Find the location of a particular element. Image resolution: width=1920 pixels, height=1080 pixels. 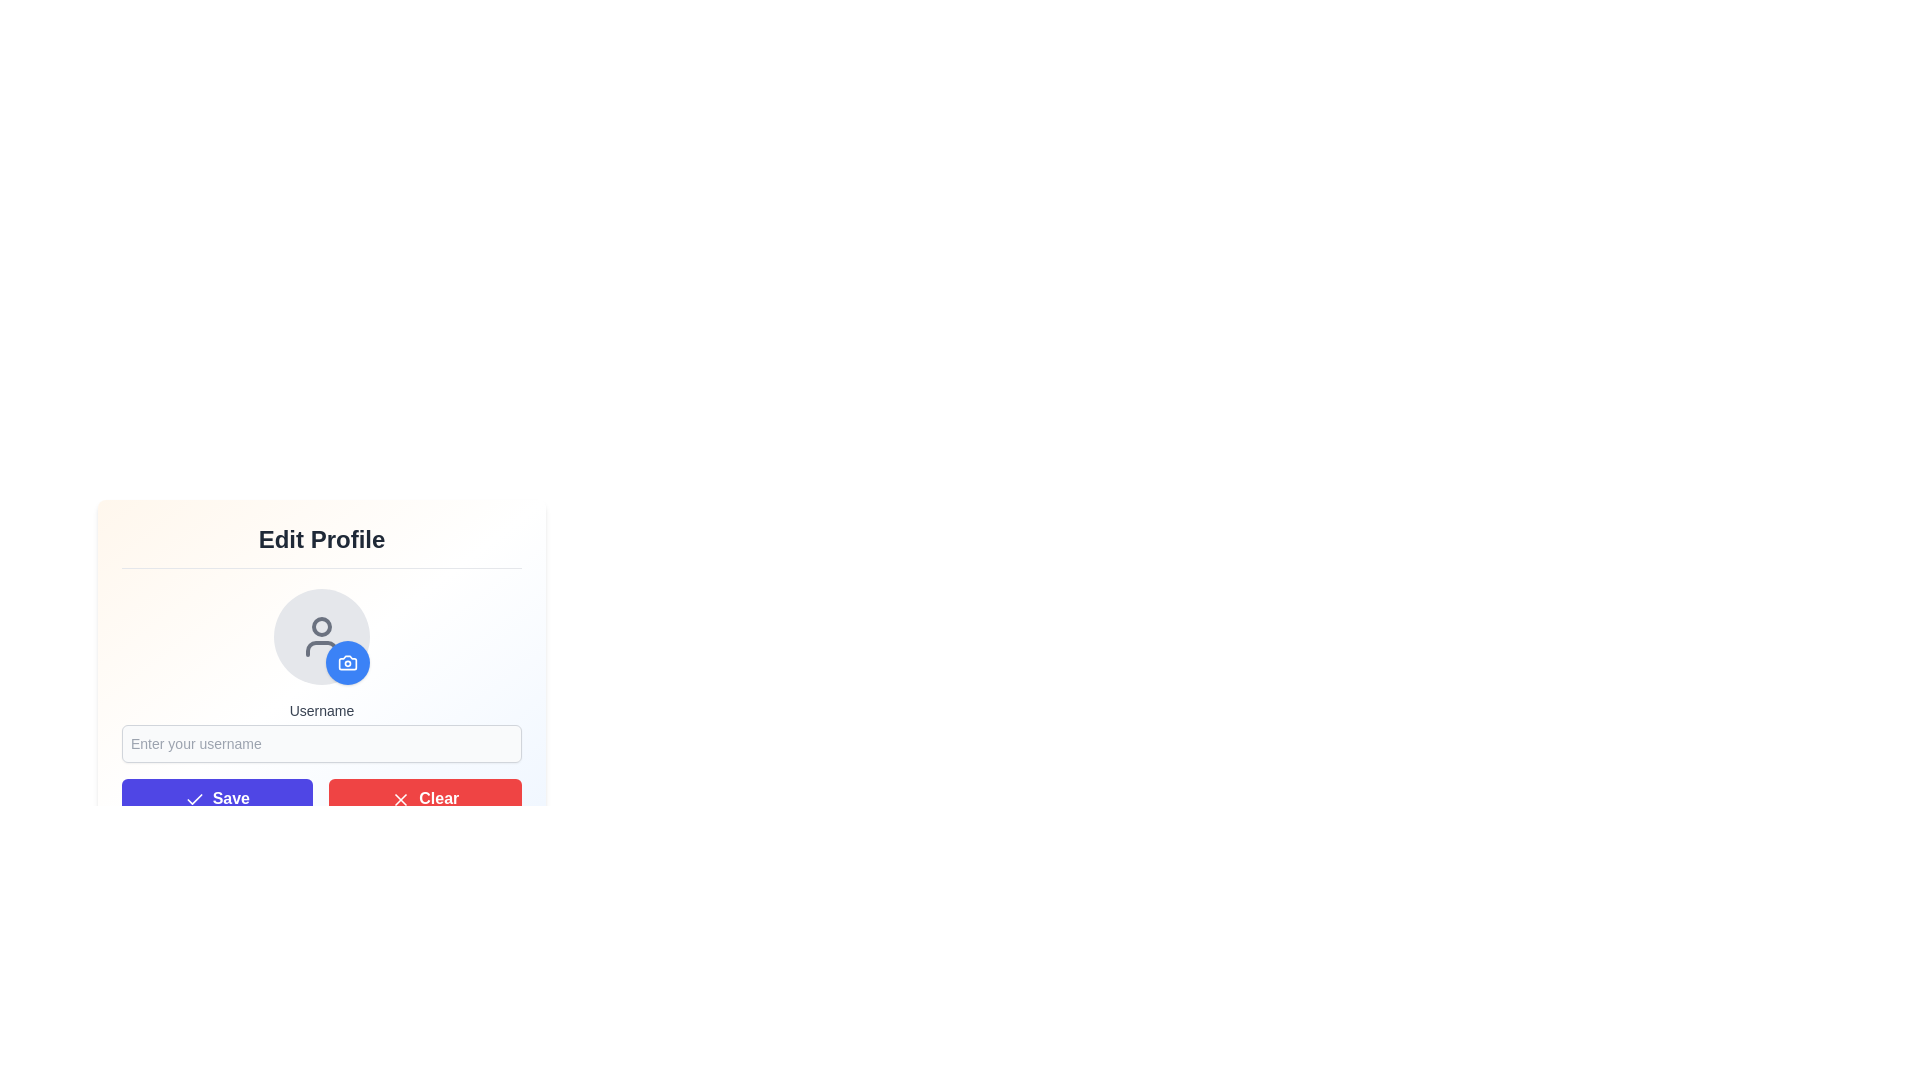

the circular profile editing icon located within the profile UI, which has a grey outline and is near the top of the user icon is located at coordinates (321, 626).